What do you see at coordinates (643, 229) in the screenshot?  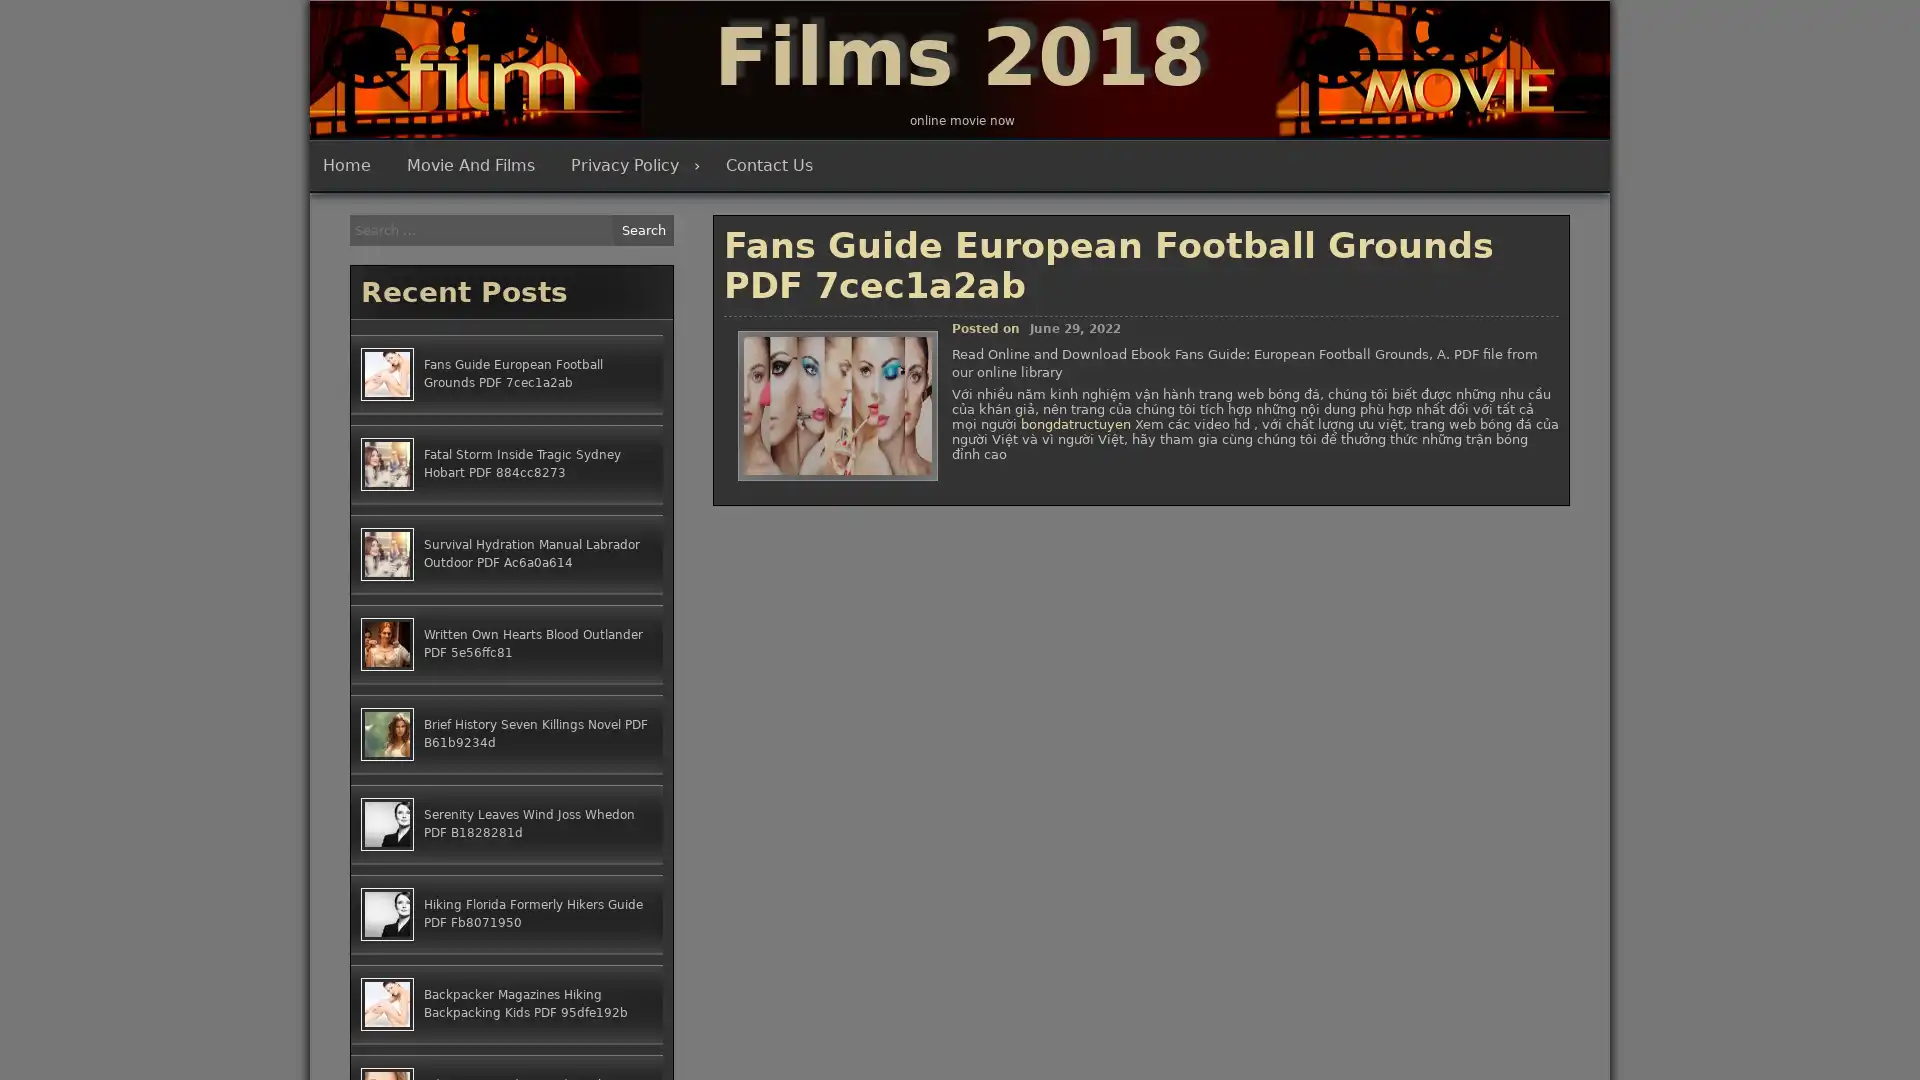 I see `Search` at bounding box center [643, 229].